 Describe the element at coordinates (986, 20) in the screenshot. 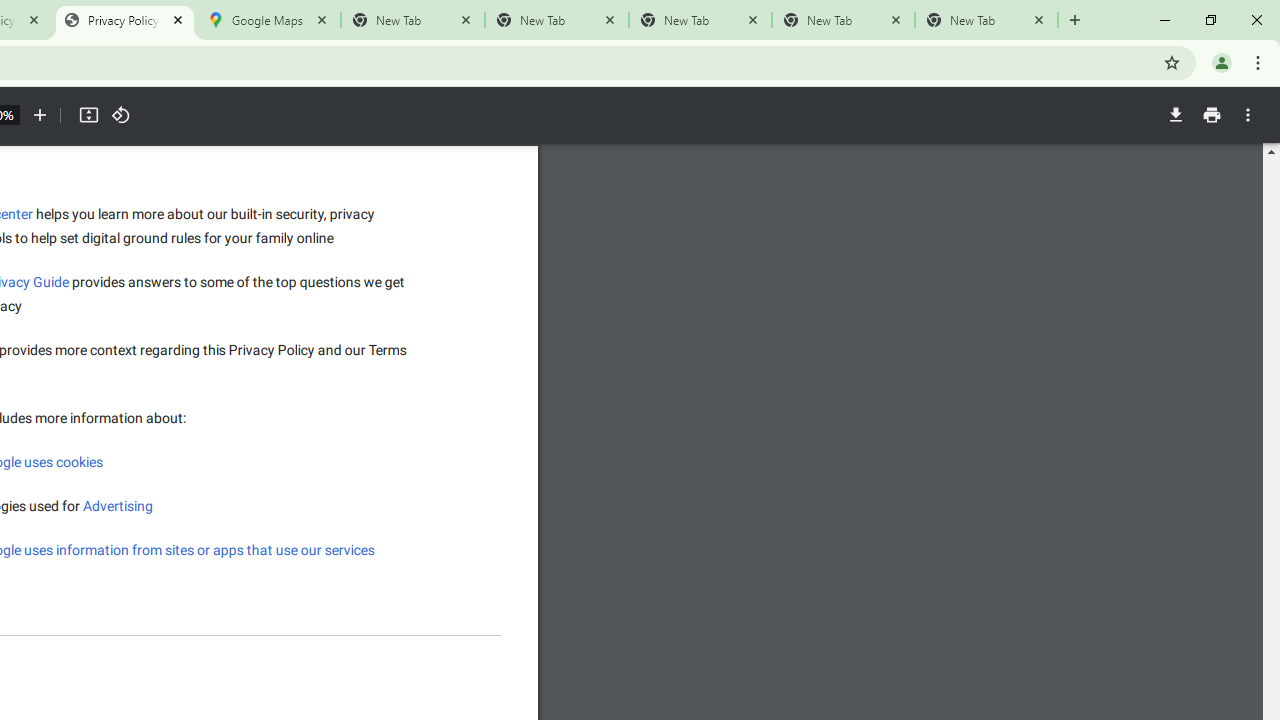

I see `'New Tab'` at that location.